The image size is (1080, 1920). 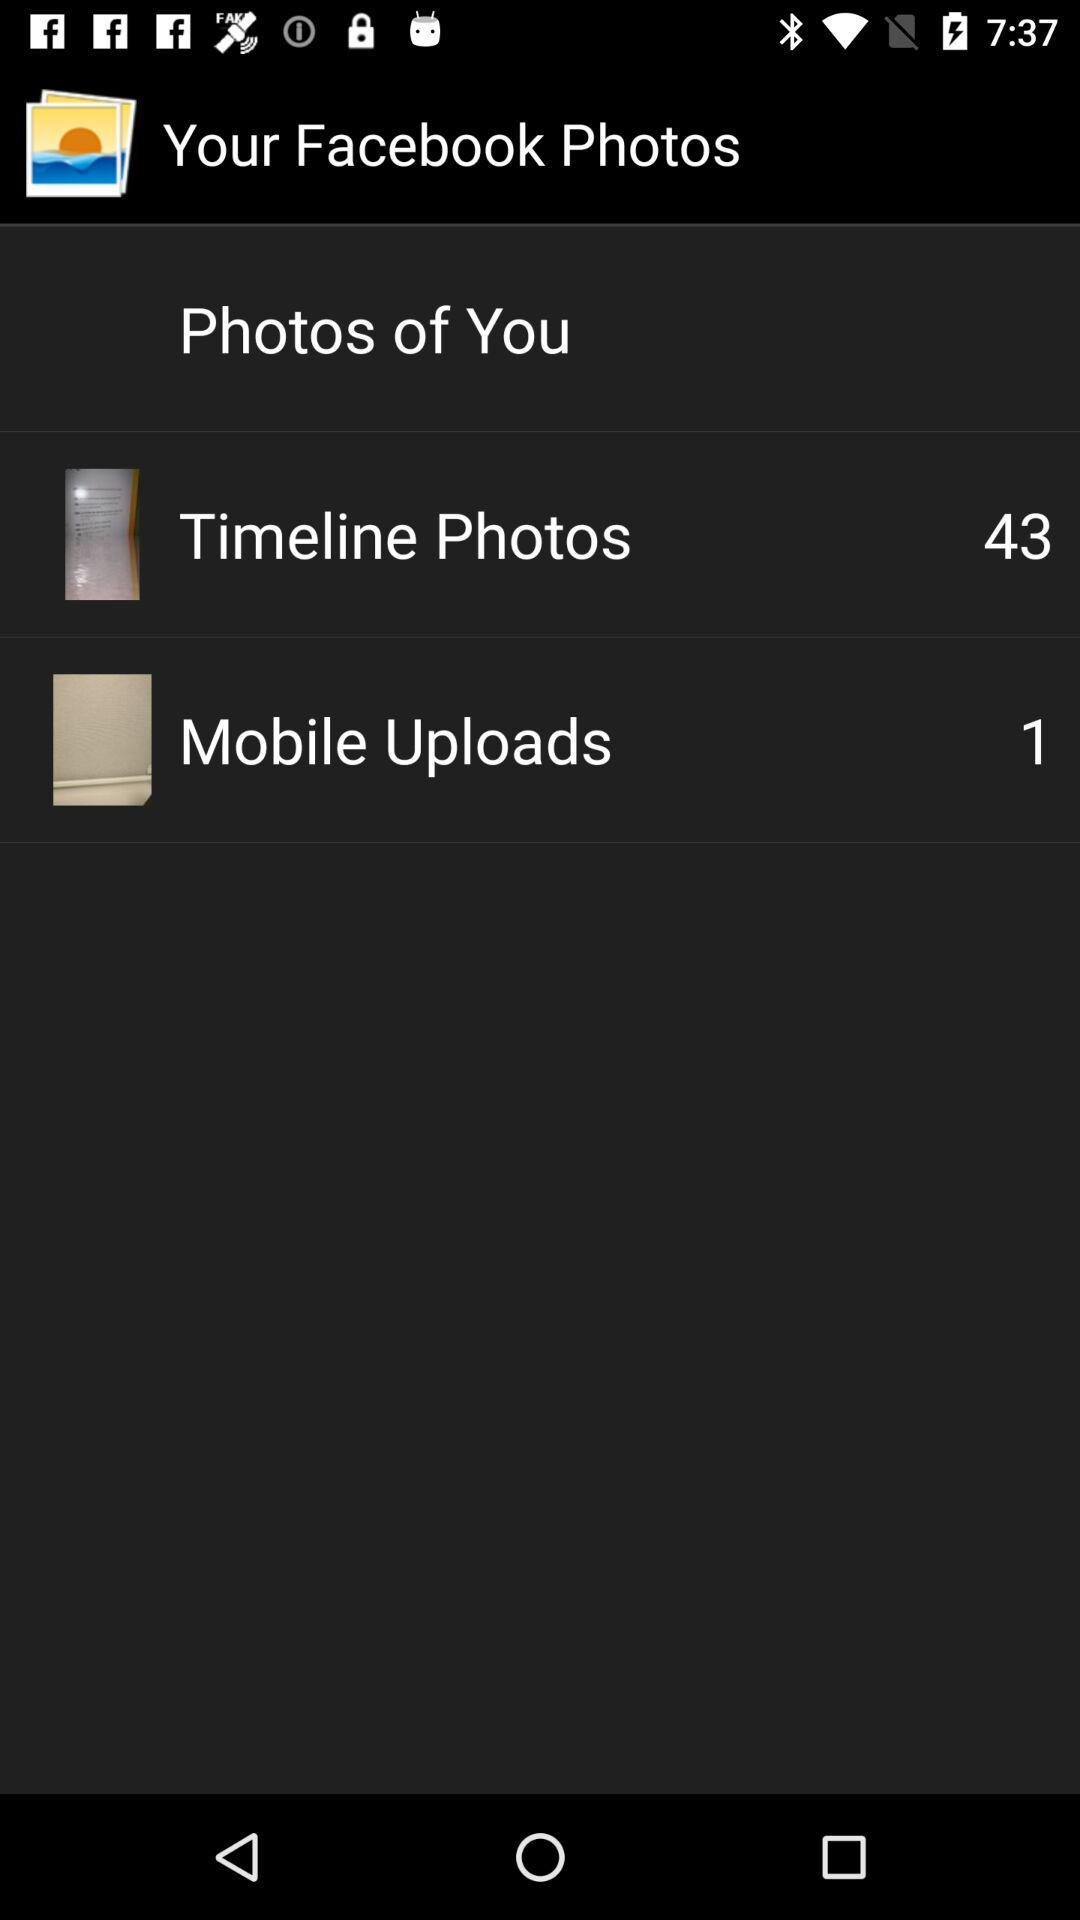 I want to click on the mobile uploads, so click(x=597, y=738).